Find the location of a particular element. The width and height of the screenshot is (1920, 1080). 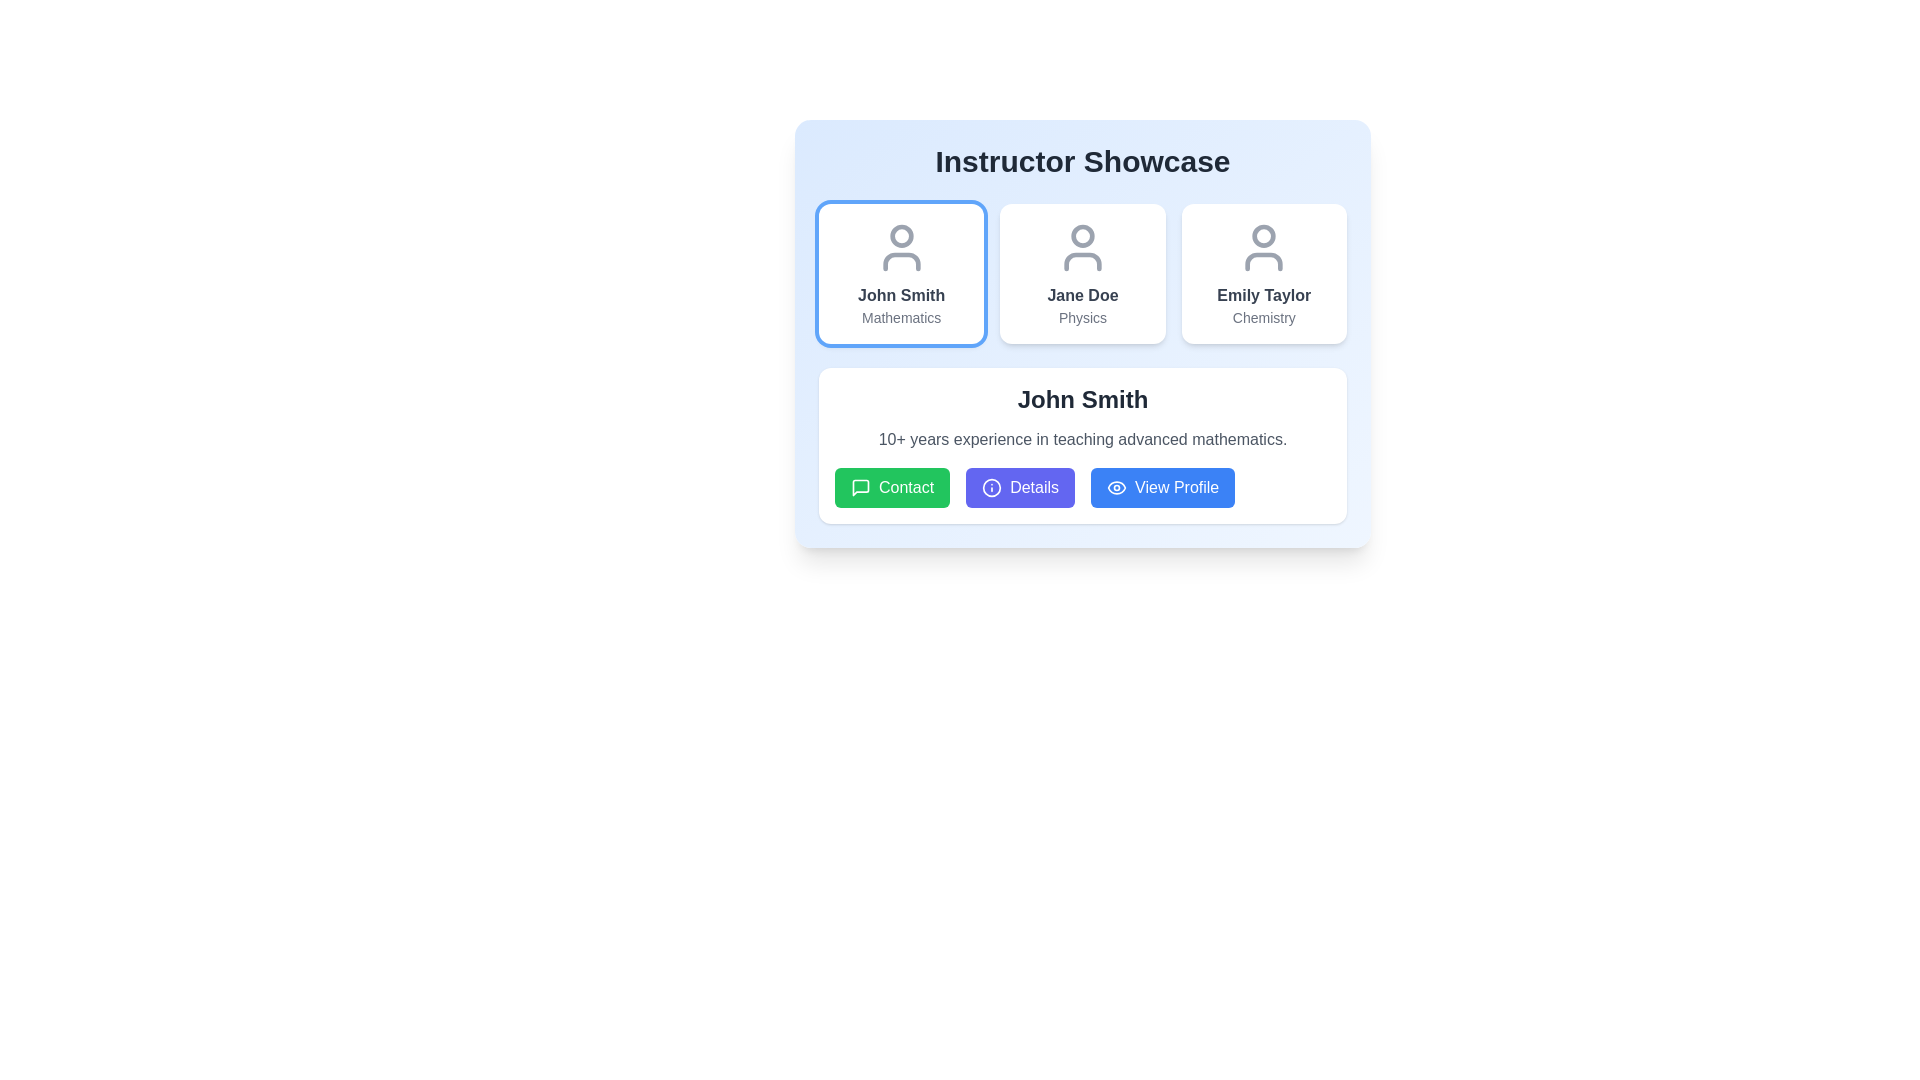

the inner circular graphical element of the info icon in the user profile interface, which serves as a decorative or symbolic component is located at coordinates (992, 488).